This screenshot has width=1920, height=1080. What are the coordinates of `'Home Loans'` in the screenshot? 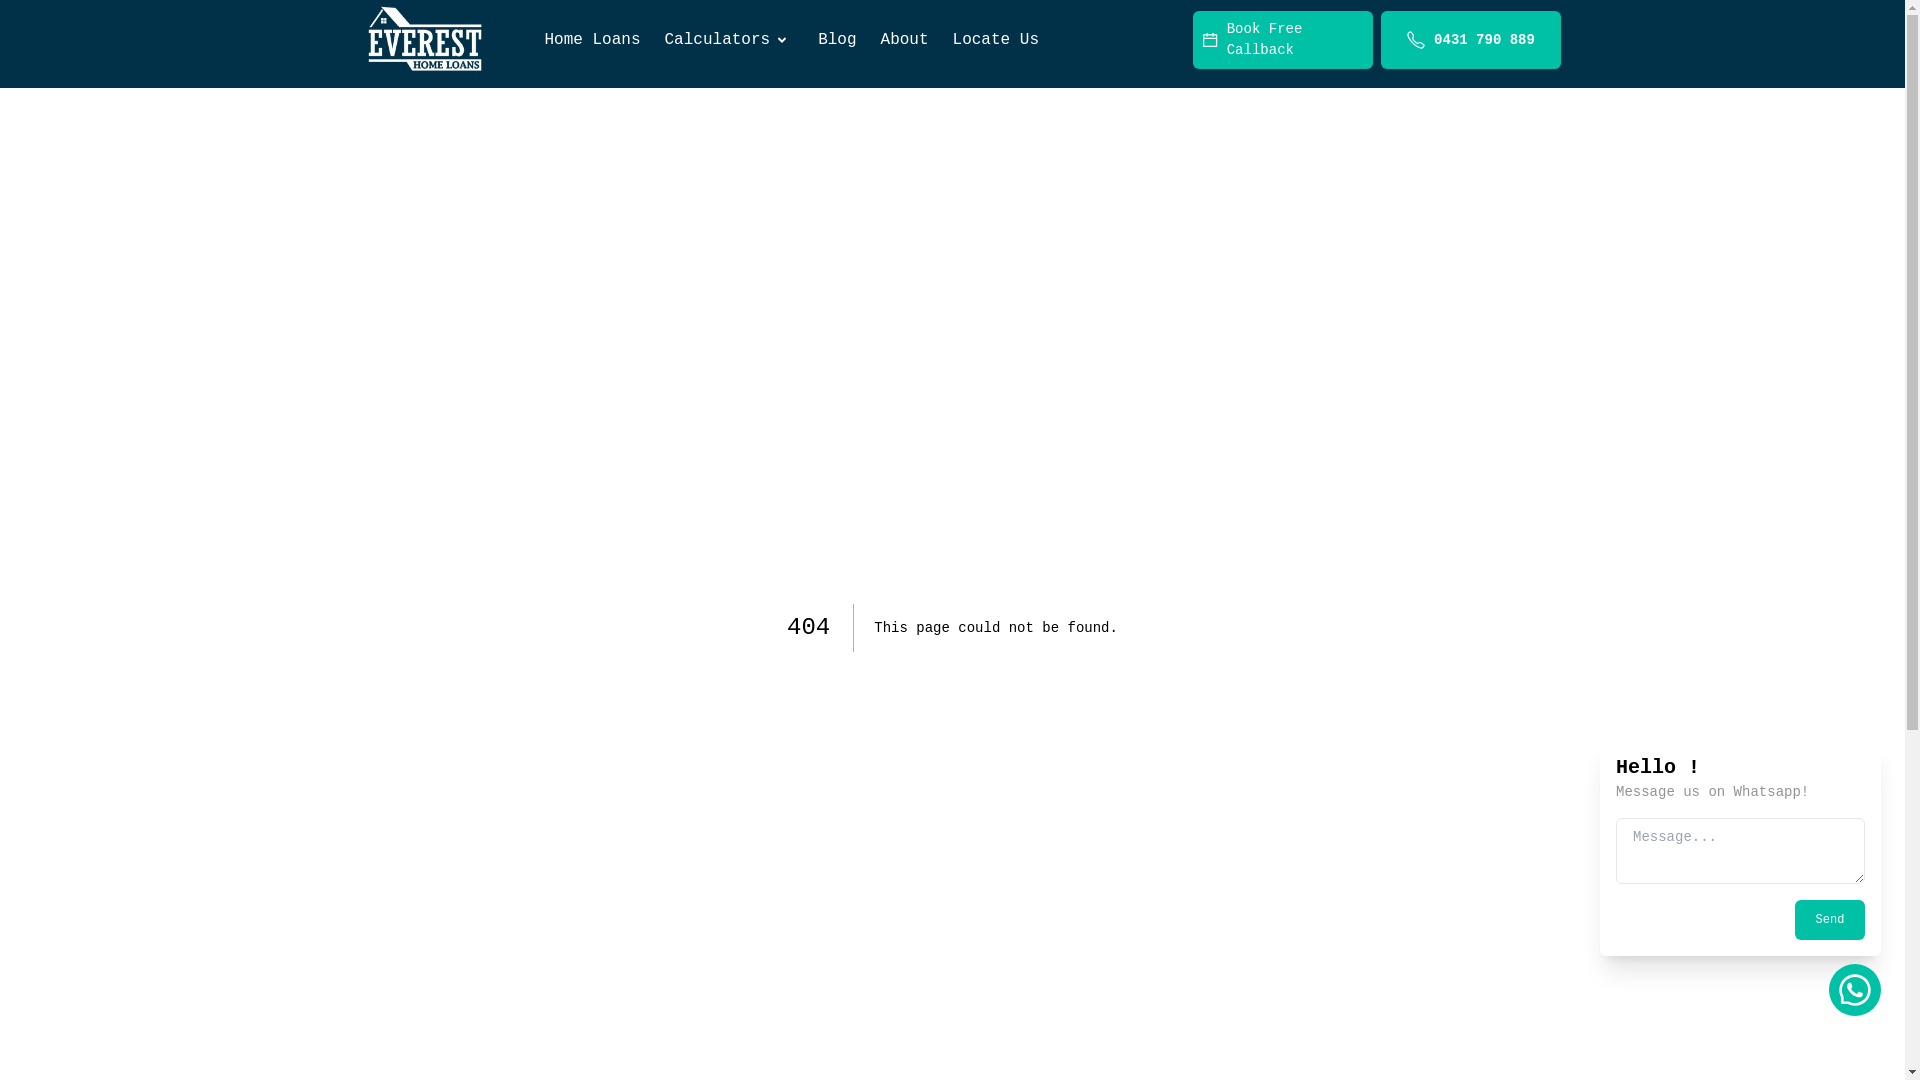 It's located at (590, 39).